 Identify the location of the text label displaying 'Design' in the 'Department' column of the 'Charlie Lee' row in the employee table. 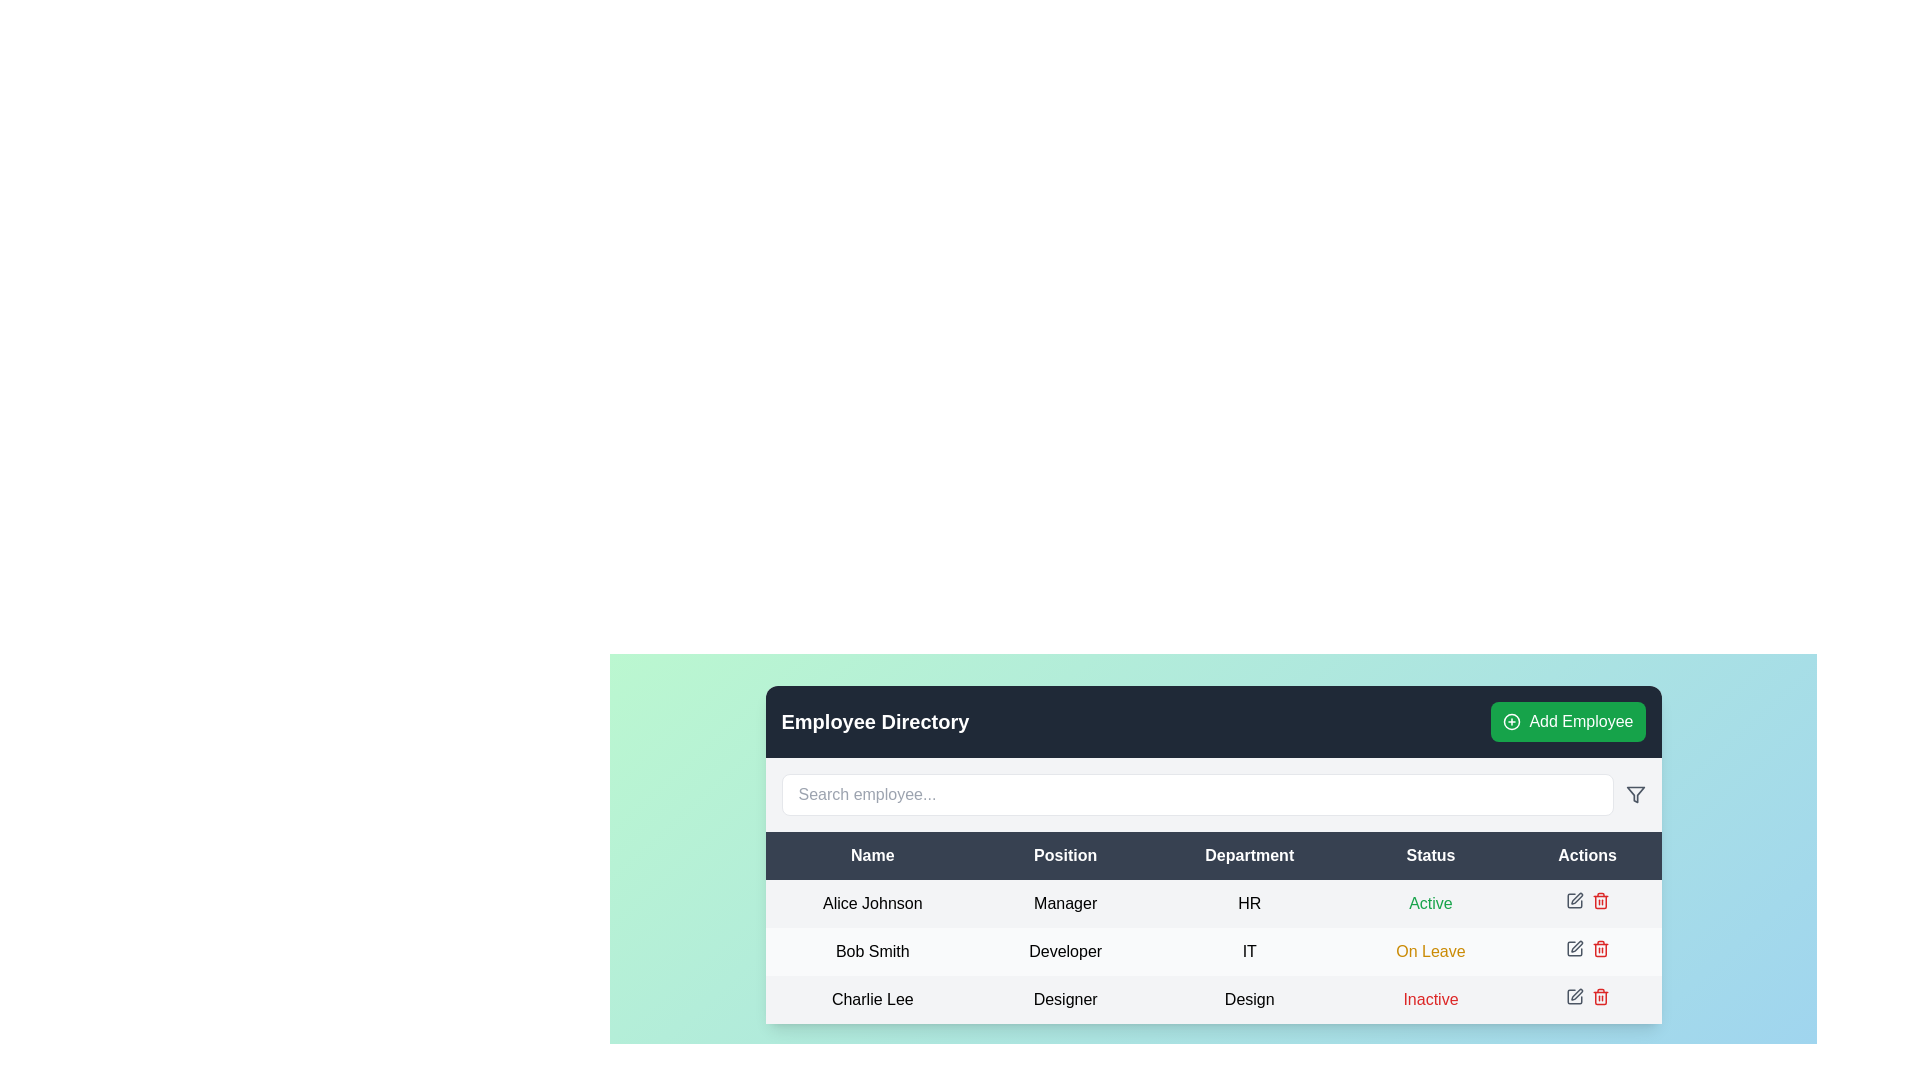
(1248, 999).